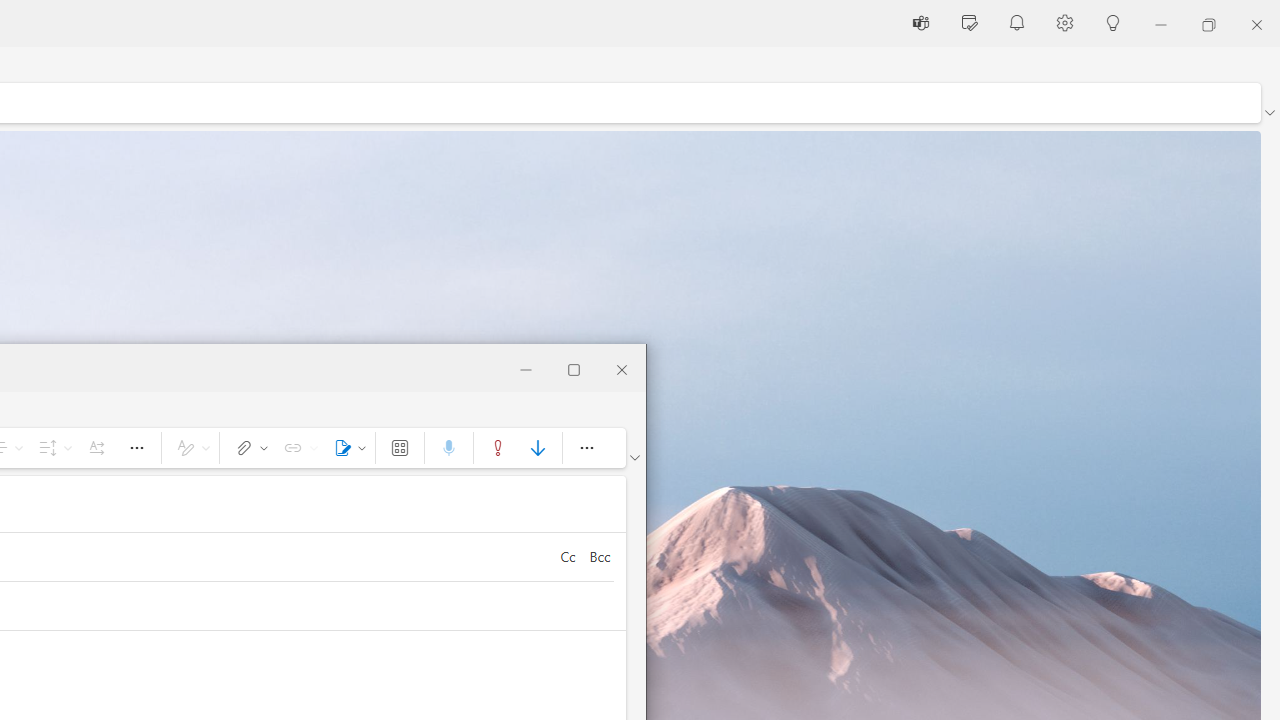 The image size is (1280, 720). Describe the element at coordinates (95, 446) in the screenshot. I see `'Left-to-right'` at that location.